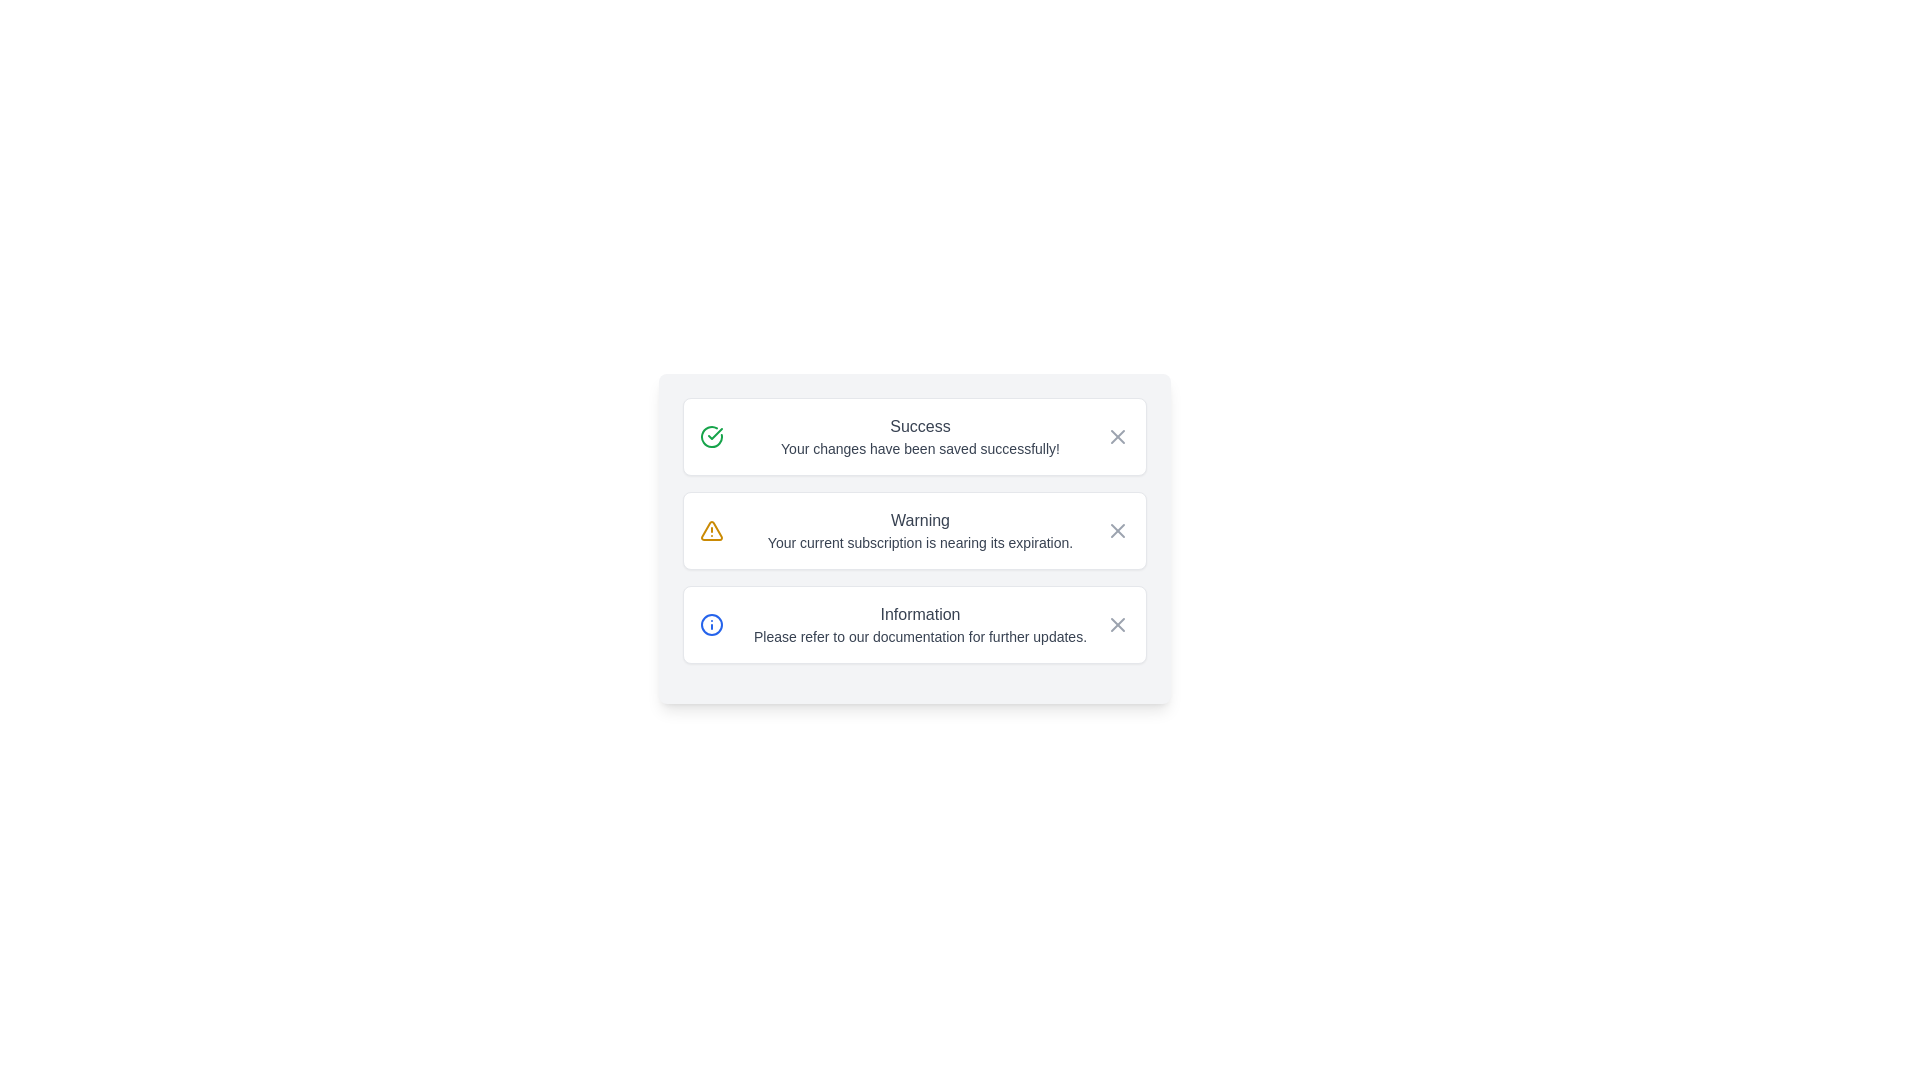  Describe the element at coordinates (919, 426) in the screenshot. I see `the Header text element that indicates the success of an operation, located in the top section of a notification card` at that location.